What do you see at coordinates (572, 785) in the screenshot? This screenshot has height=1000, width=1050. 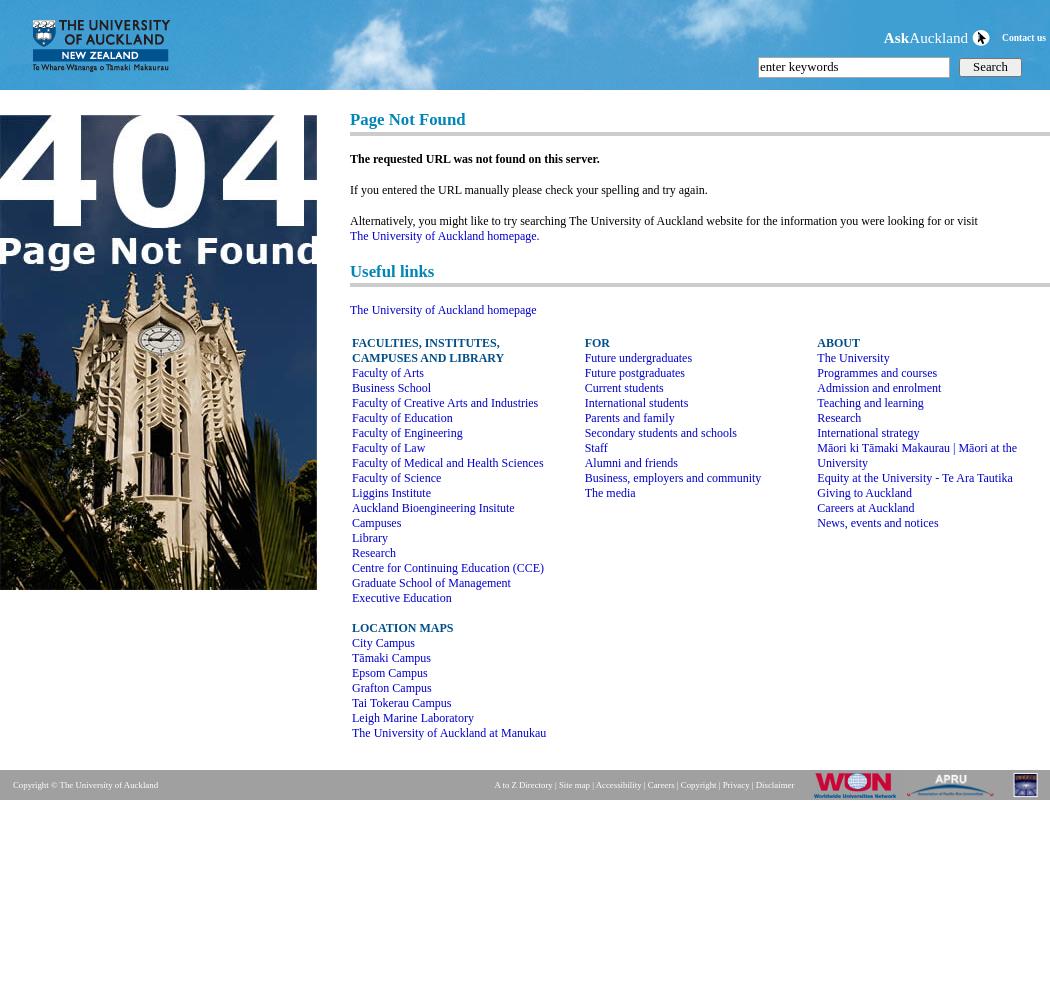 I see `'Site map'` at bounding box center [572, 785].